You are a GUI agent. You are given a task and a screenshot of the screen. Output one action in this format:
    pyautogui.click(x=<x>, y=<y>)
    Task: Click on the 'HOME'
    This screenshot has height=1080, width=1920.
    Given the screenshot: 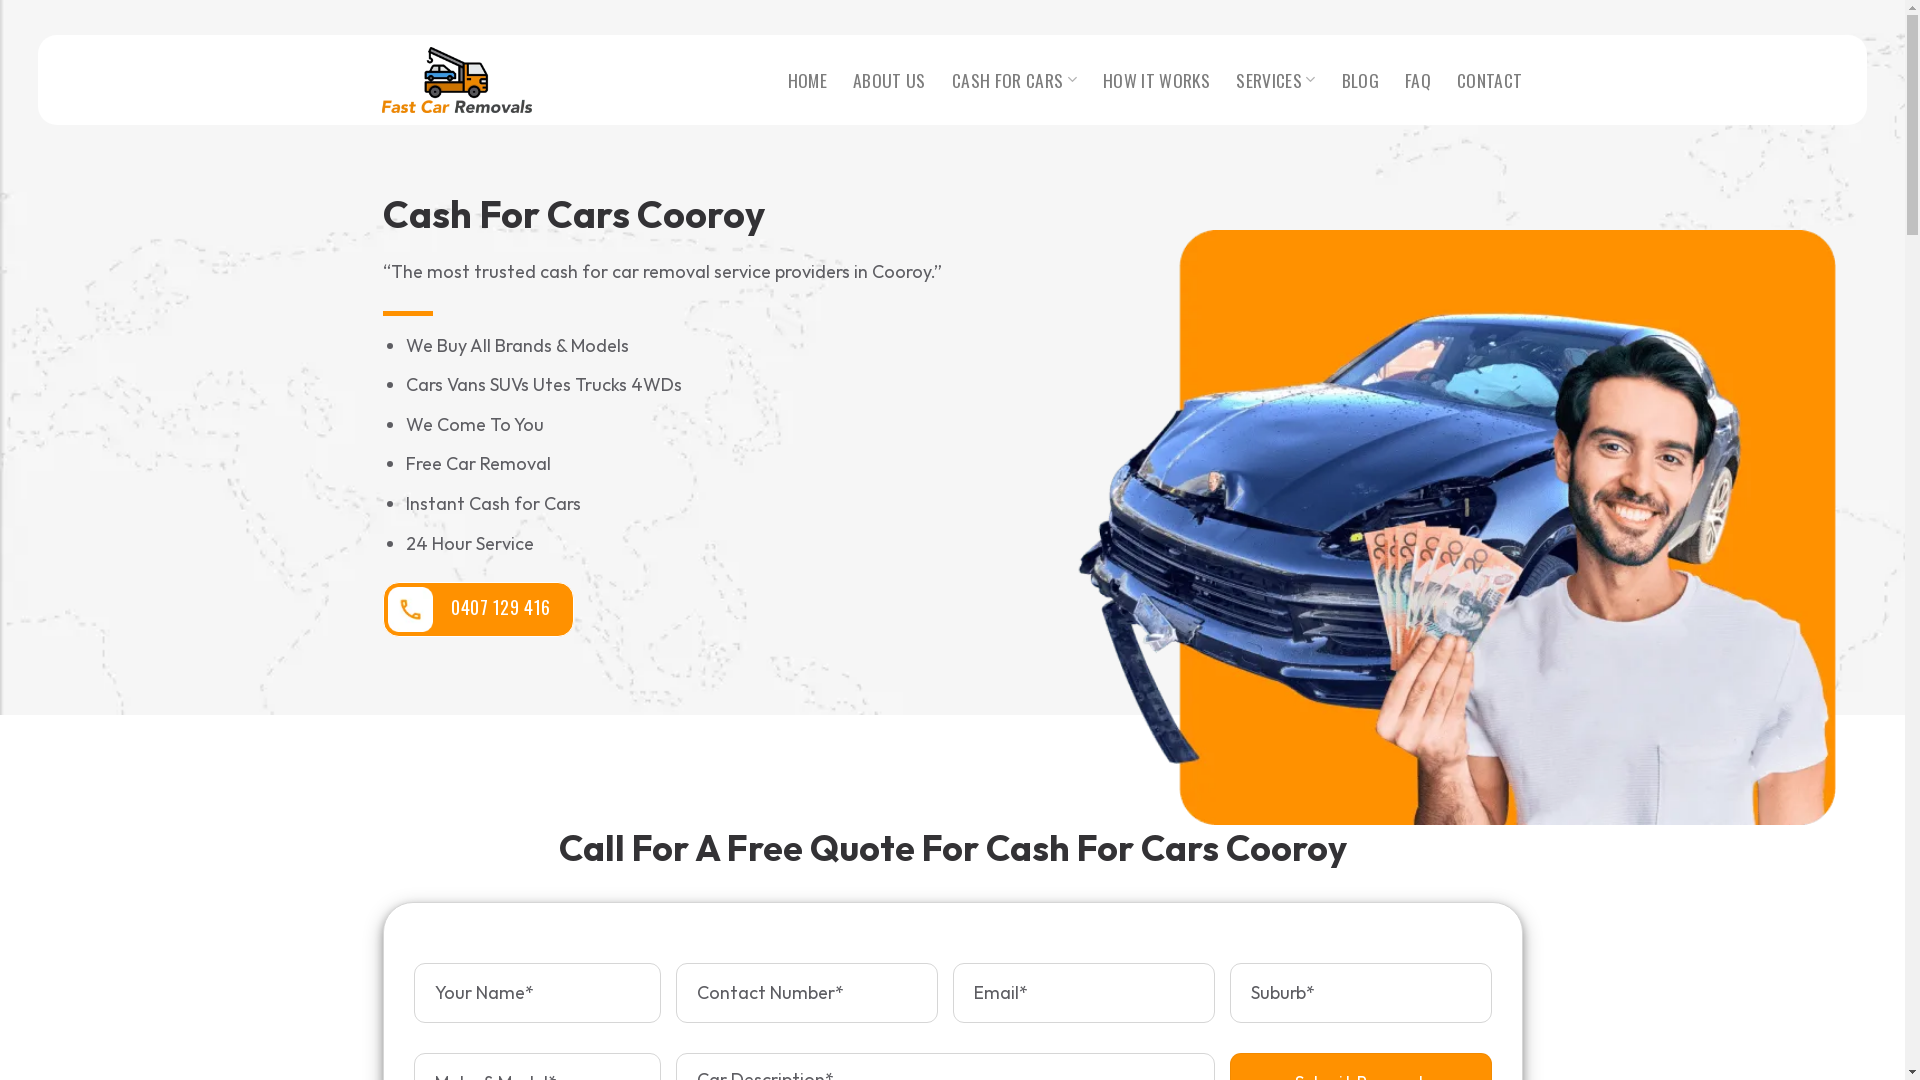 What is the action you would take?
    pyautogui.click(x=807, y=79)
    